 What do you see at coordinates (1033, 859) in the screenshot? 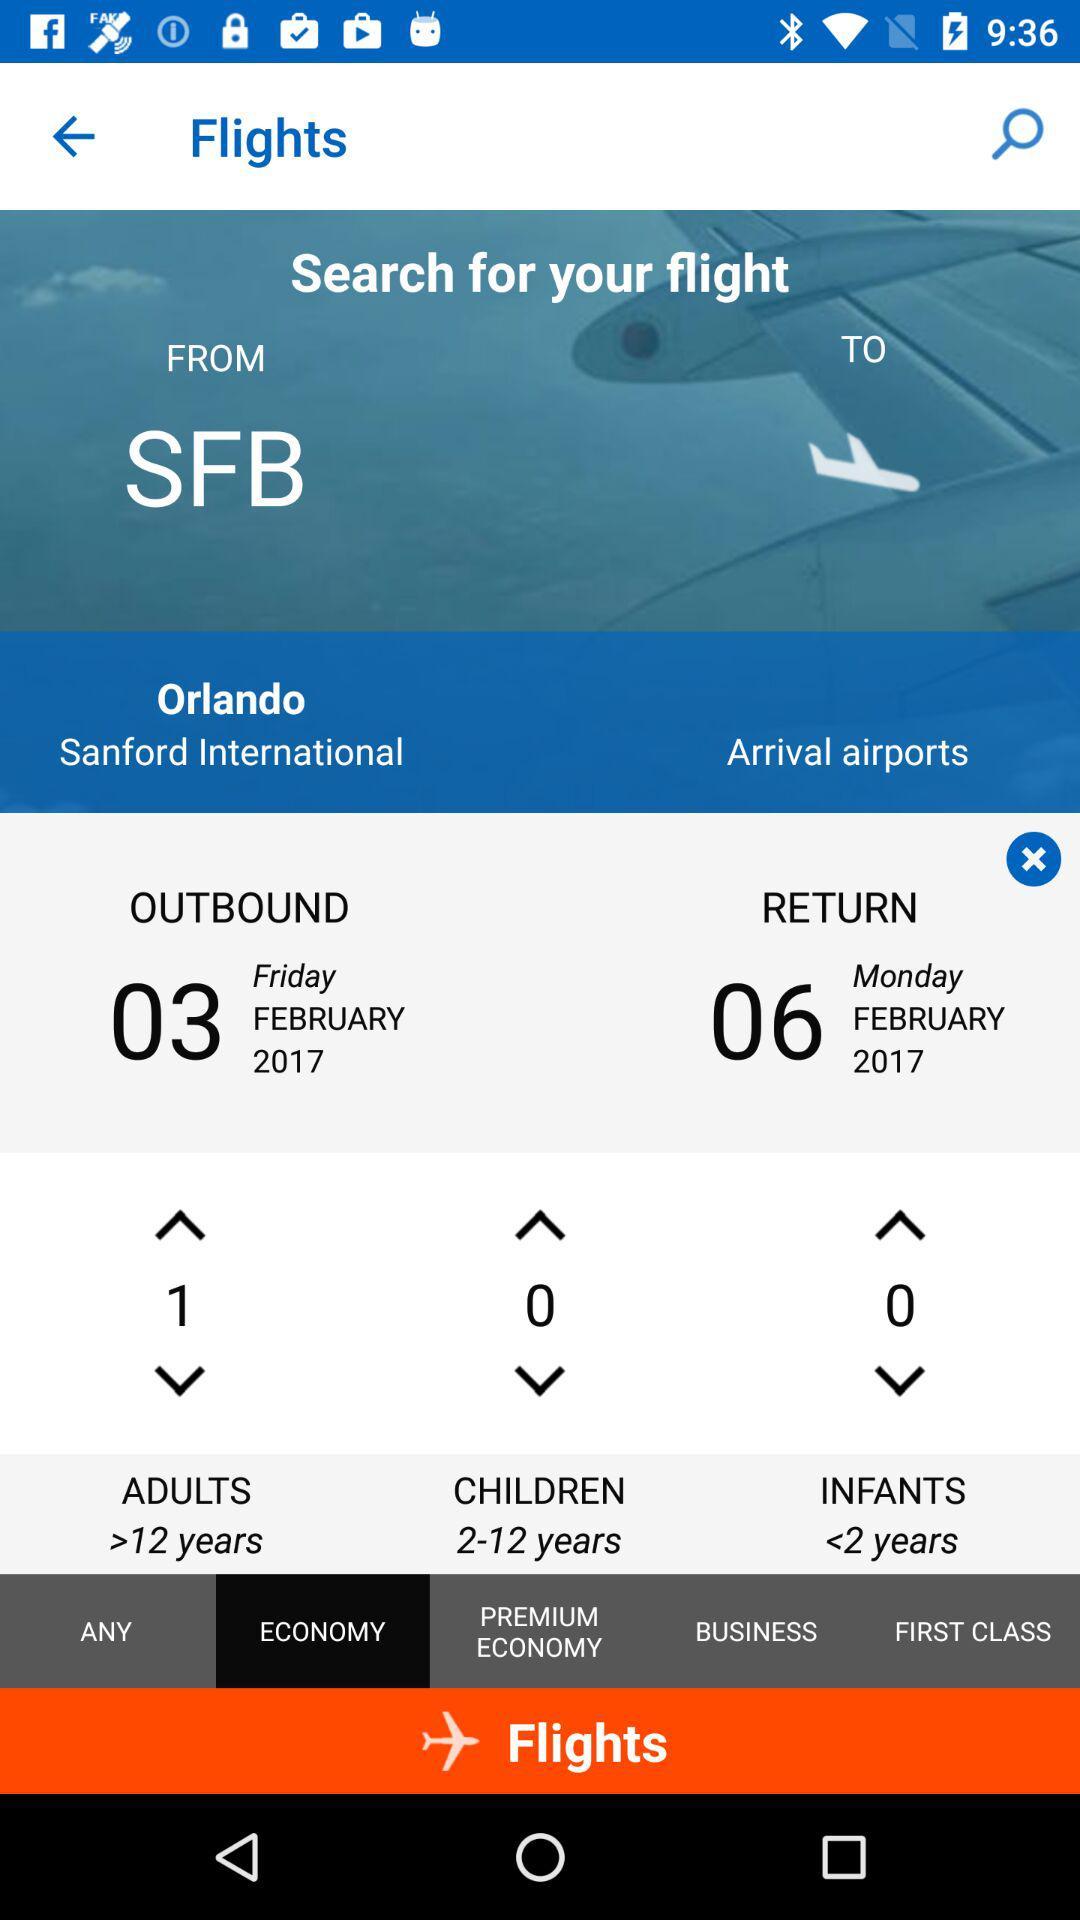
I see `the close icon` at bounding box center [1033, 859].